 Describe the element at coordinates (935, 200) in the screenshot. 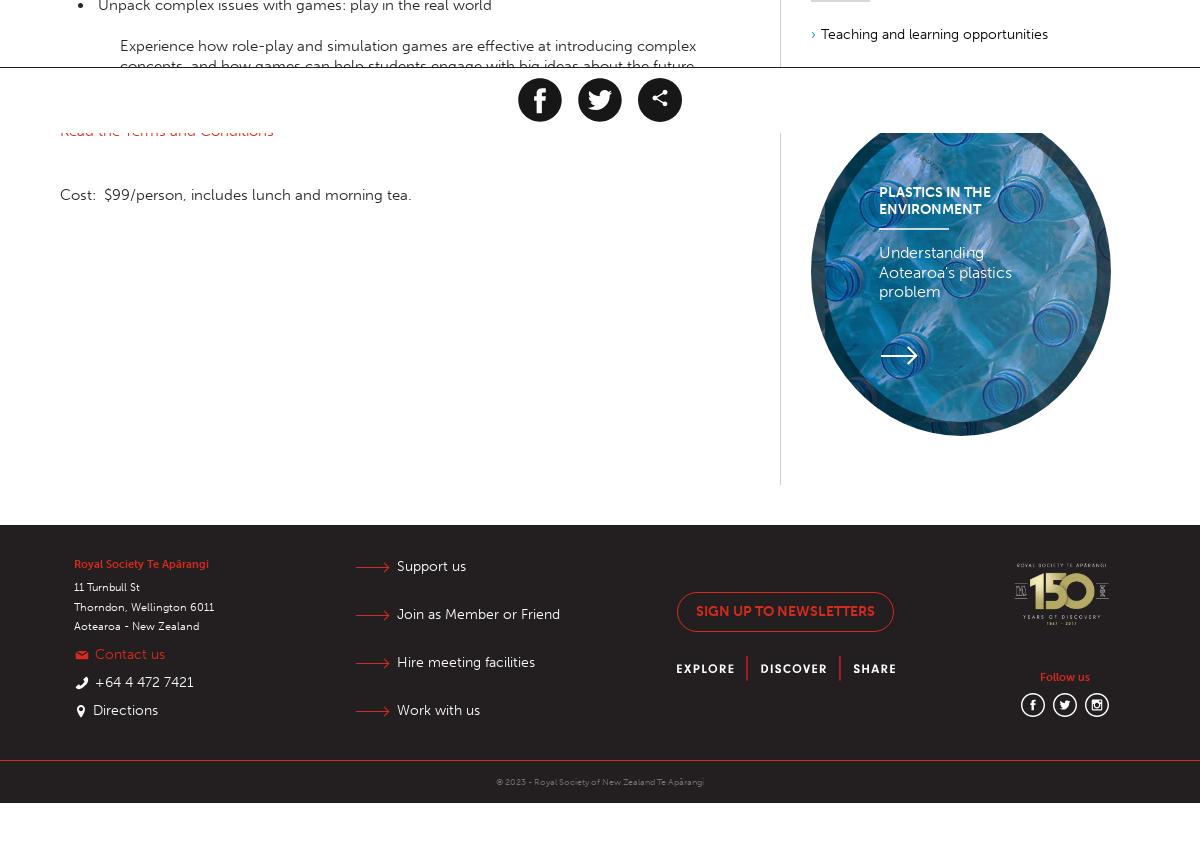

I see `'Plastics in the Environment'` at that location.